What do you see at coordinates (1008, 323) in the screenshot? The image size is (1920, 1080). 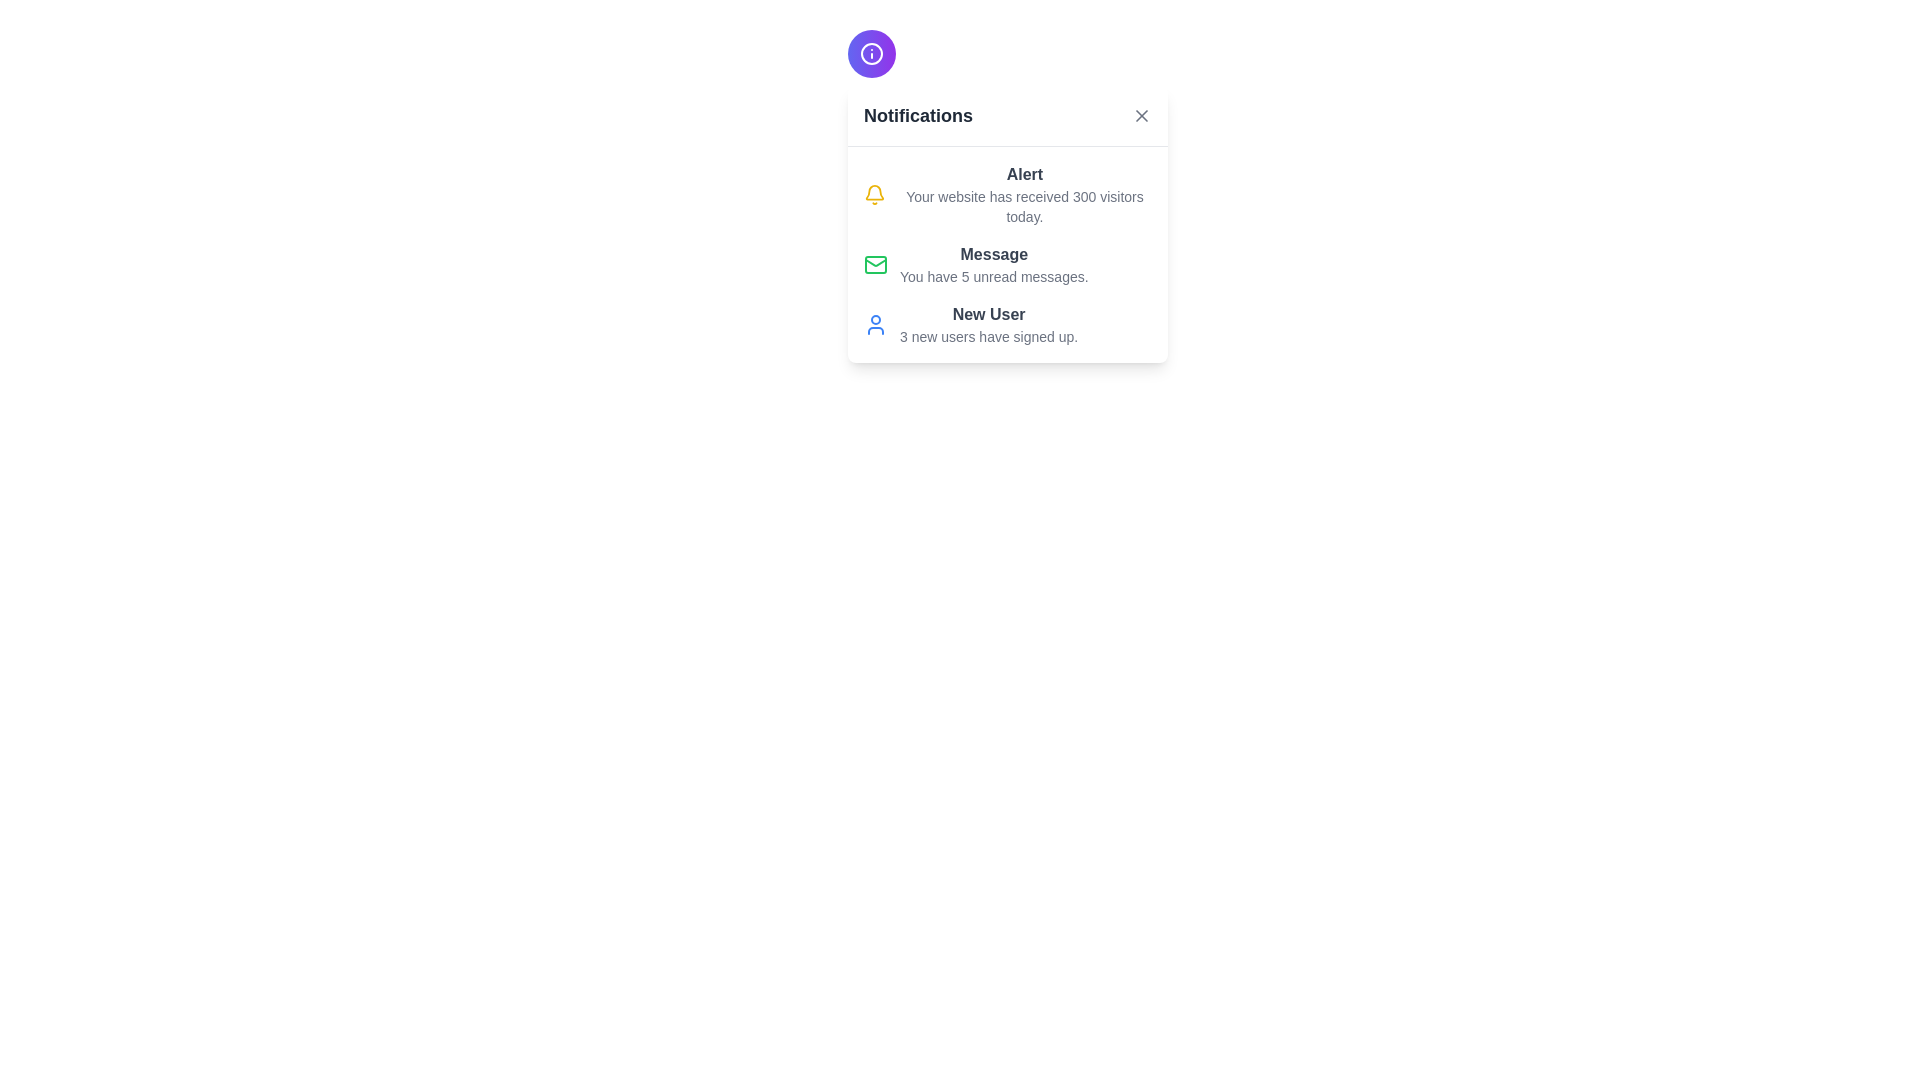 I see `the user icon next to the 'New User' informational list item in the notification stack` at bounding box center [1008, 323].